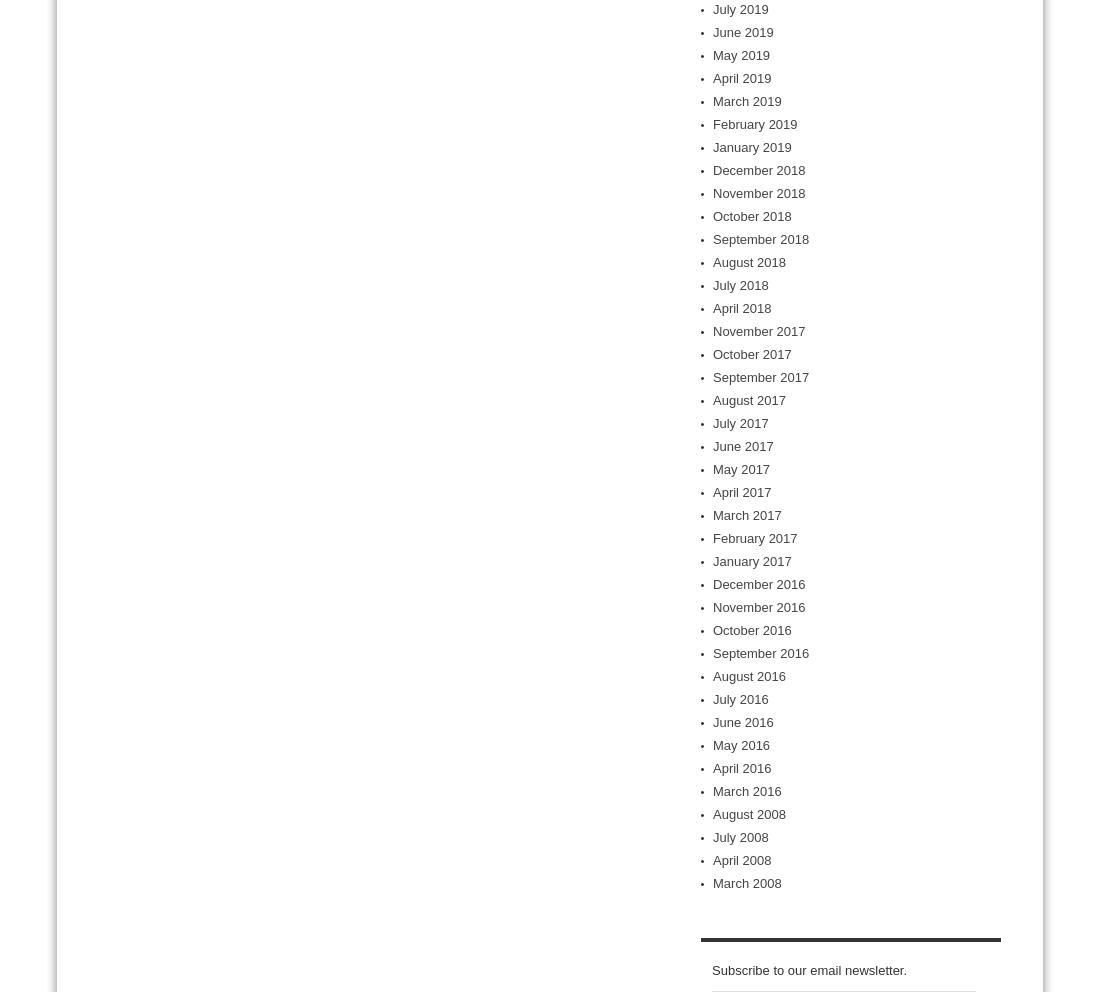 The height and width of the screenshot is (992, 1100). What do you see at coordinates (711, 970) in the screenshot?
I see `'Subscribe to our email newsletter.'` at bounding box center [711, 970].